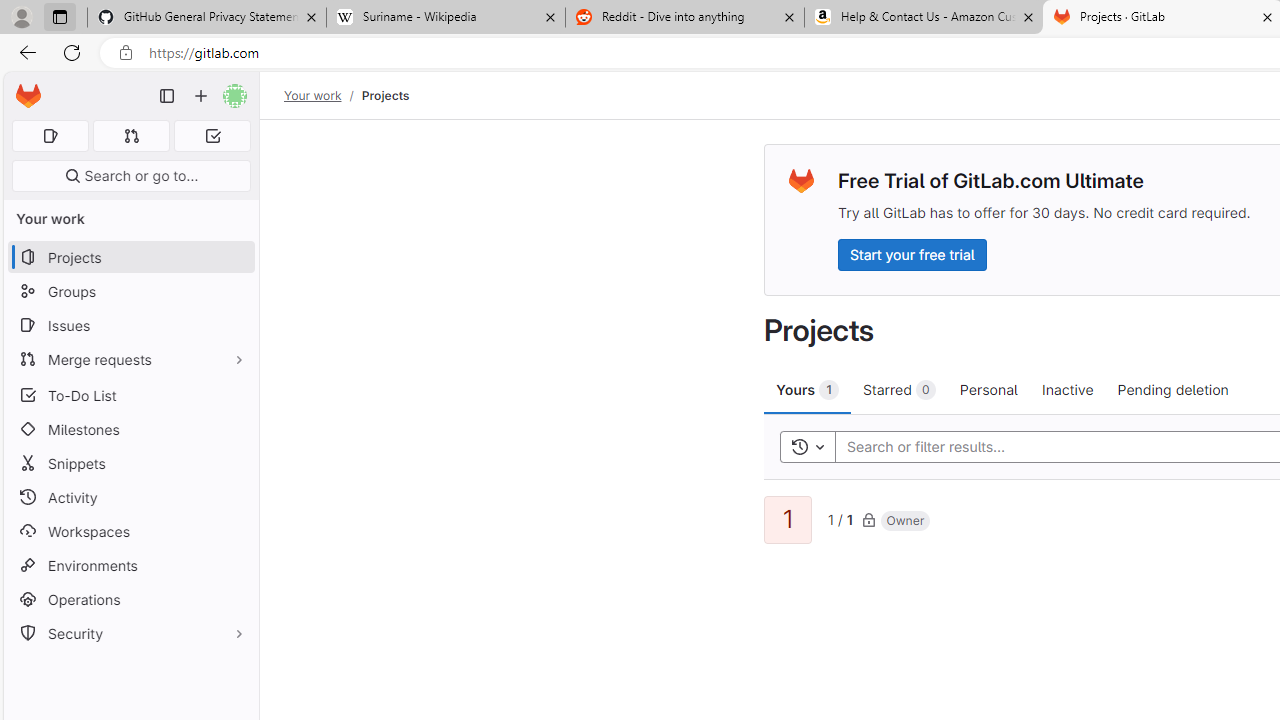 This screenshot has height=720, width=1280. What do you see at coordinates (1173, 389) in the screenshot?
I see `'Pending deletion'` at bounding box center [1173, 389].